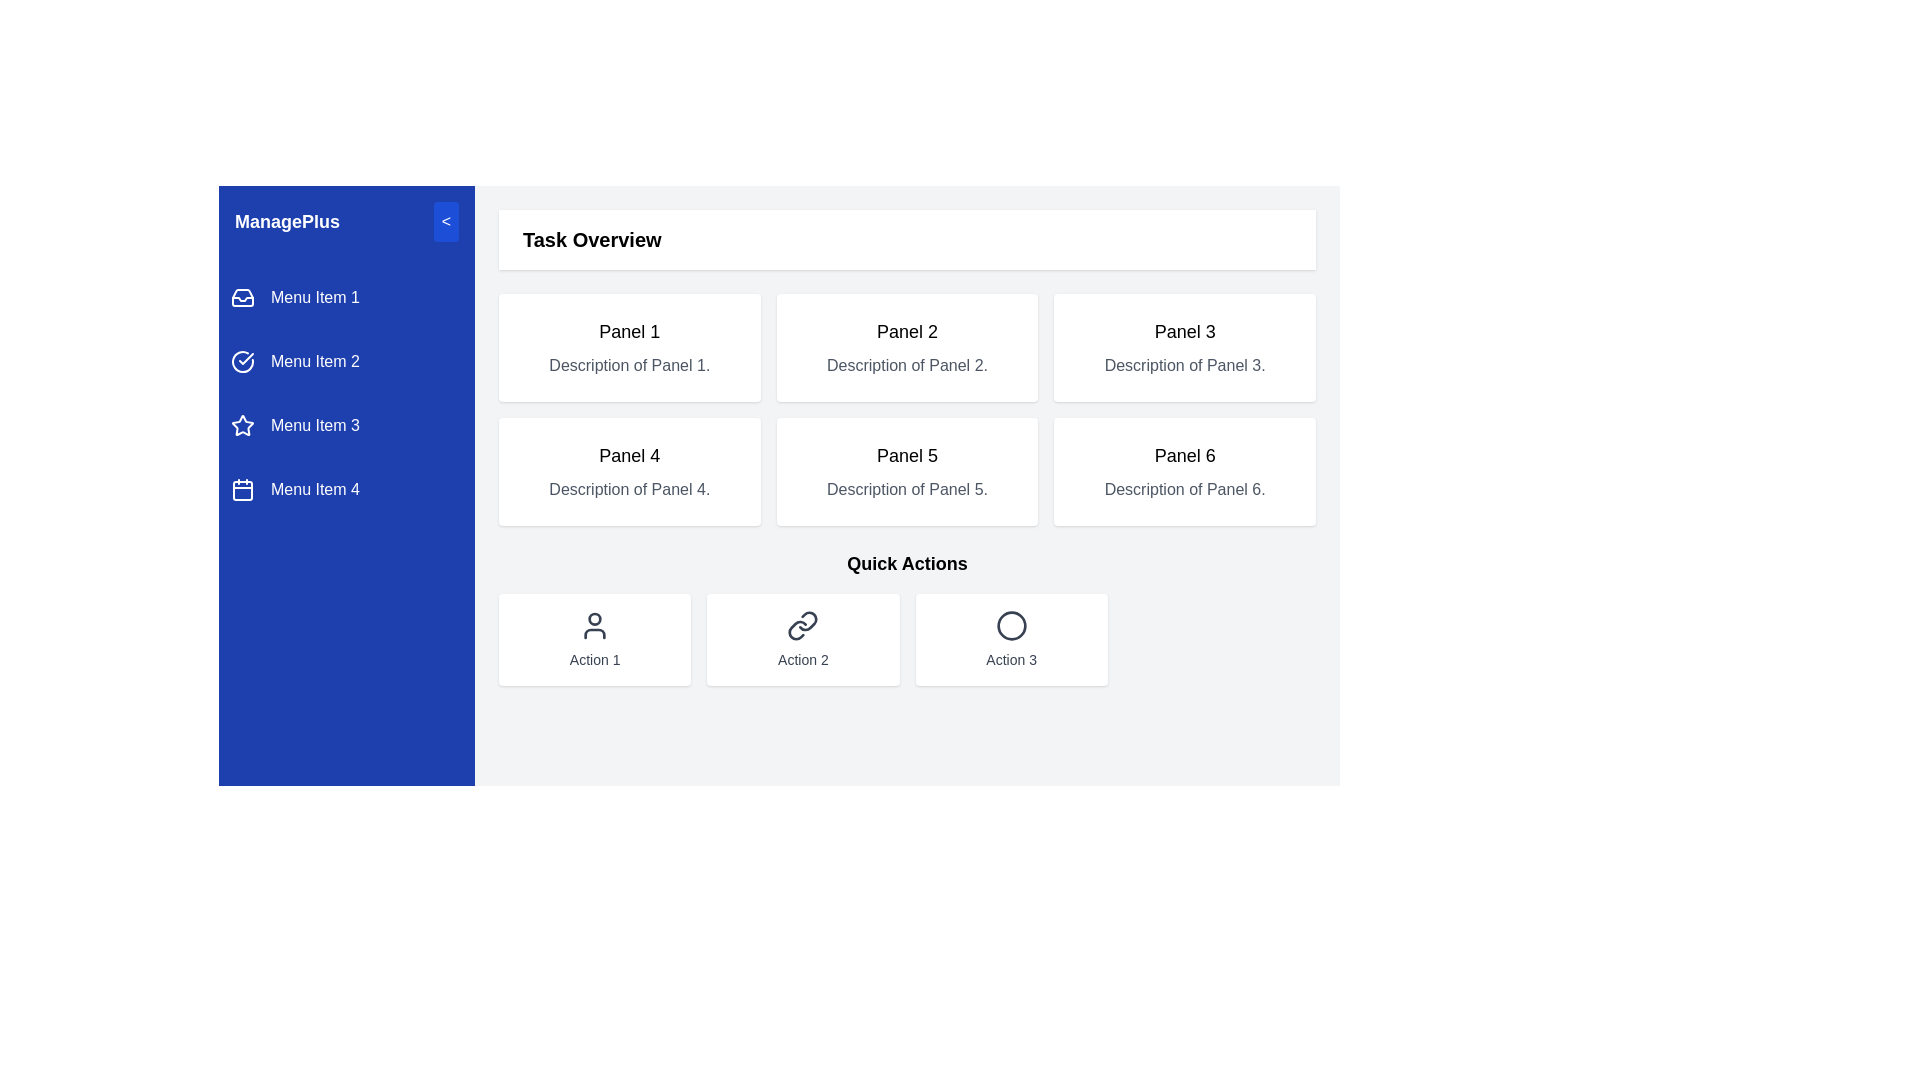 Image resolution: width=1920 pixels, height=1080 pixels. What do you see at coordinates (242, 424) in the screenshot?
I see `the star icon with a blue outline and white interior located next to 'Menu Item 3' in the sidebar menu` at bounding box center [242, 424].